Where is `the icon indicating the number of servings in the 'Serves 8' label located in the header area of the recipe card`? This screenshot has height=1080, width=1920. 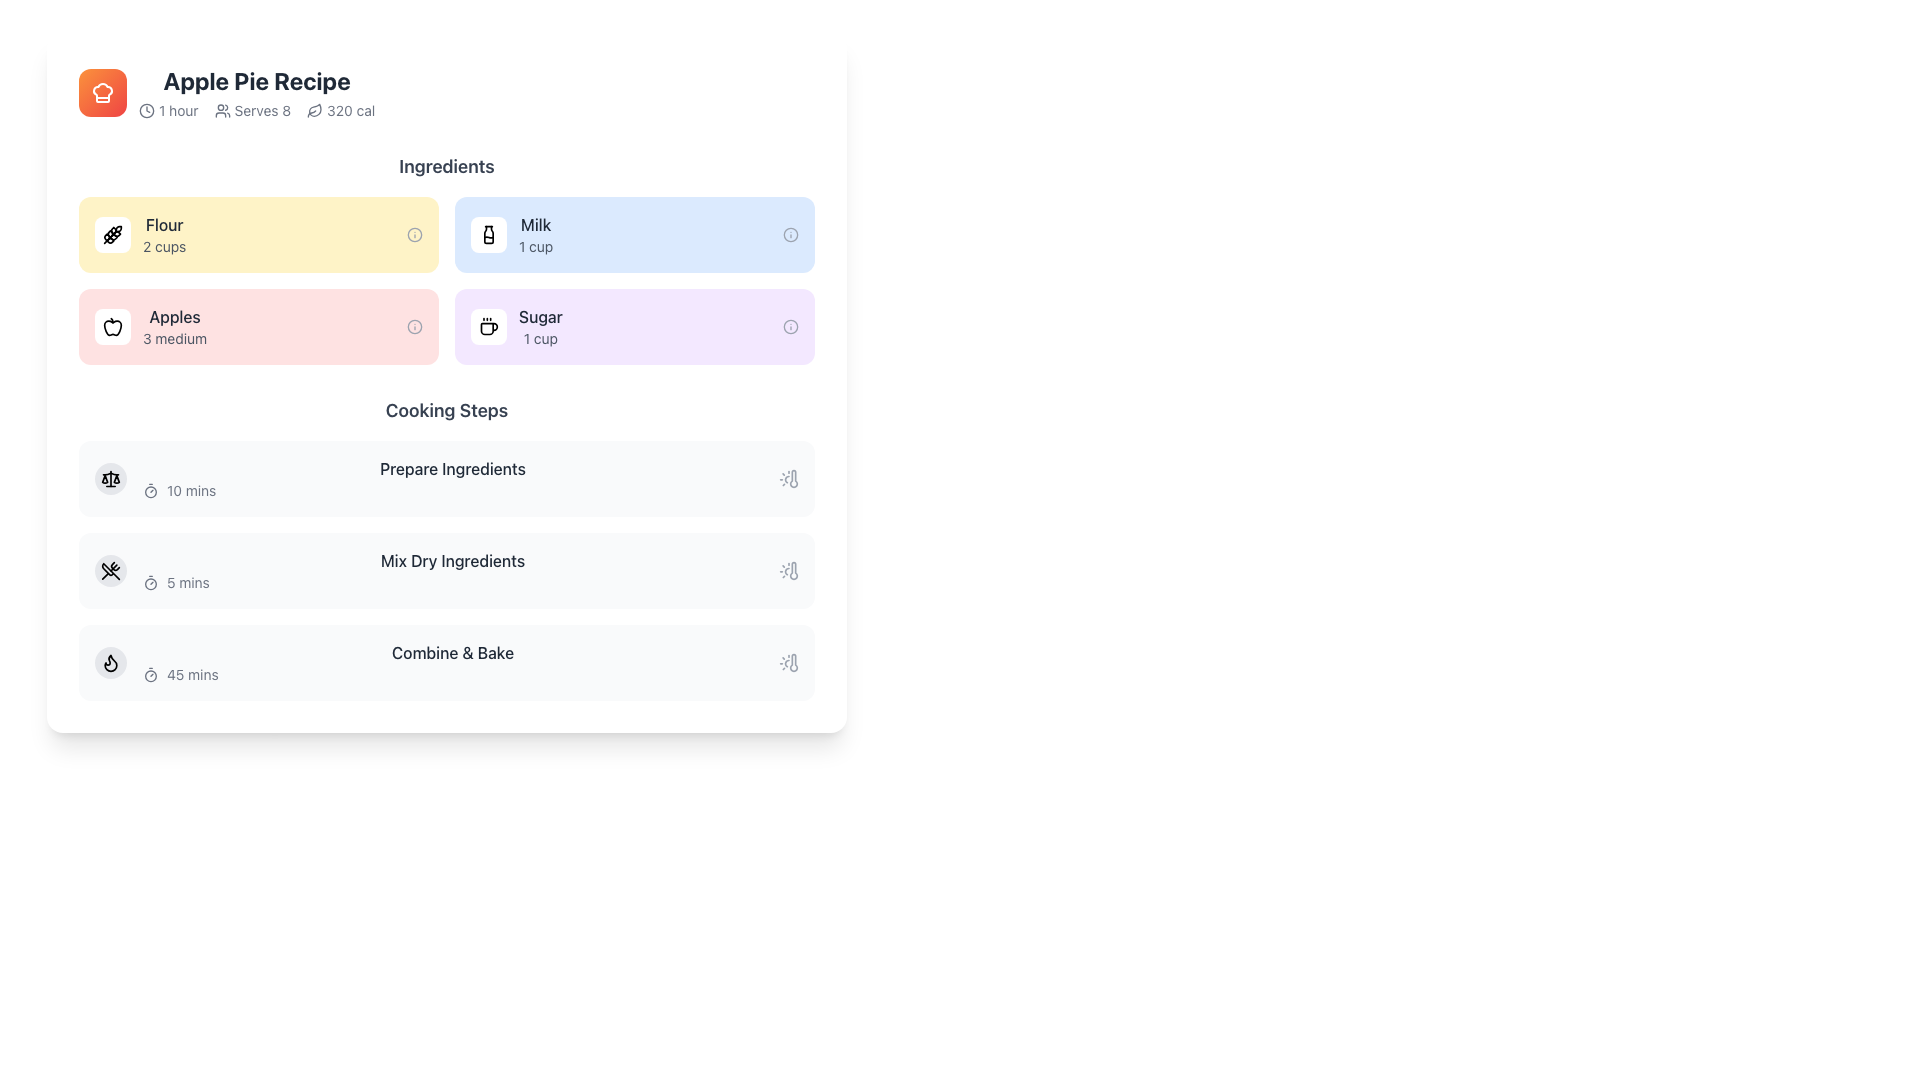
the icon indicating the number of servings in the 'Serves 8' label located in the header area of the recipe card is located at coordinates (222, 111).